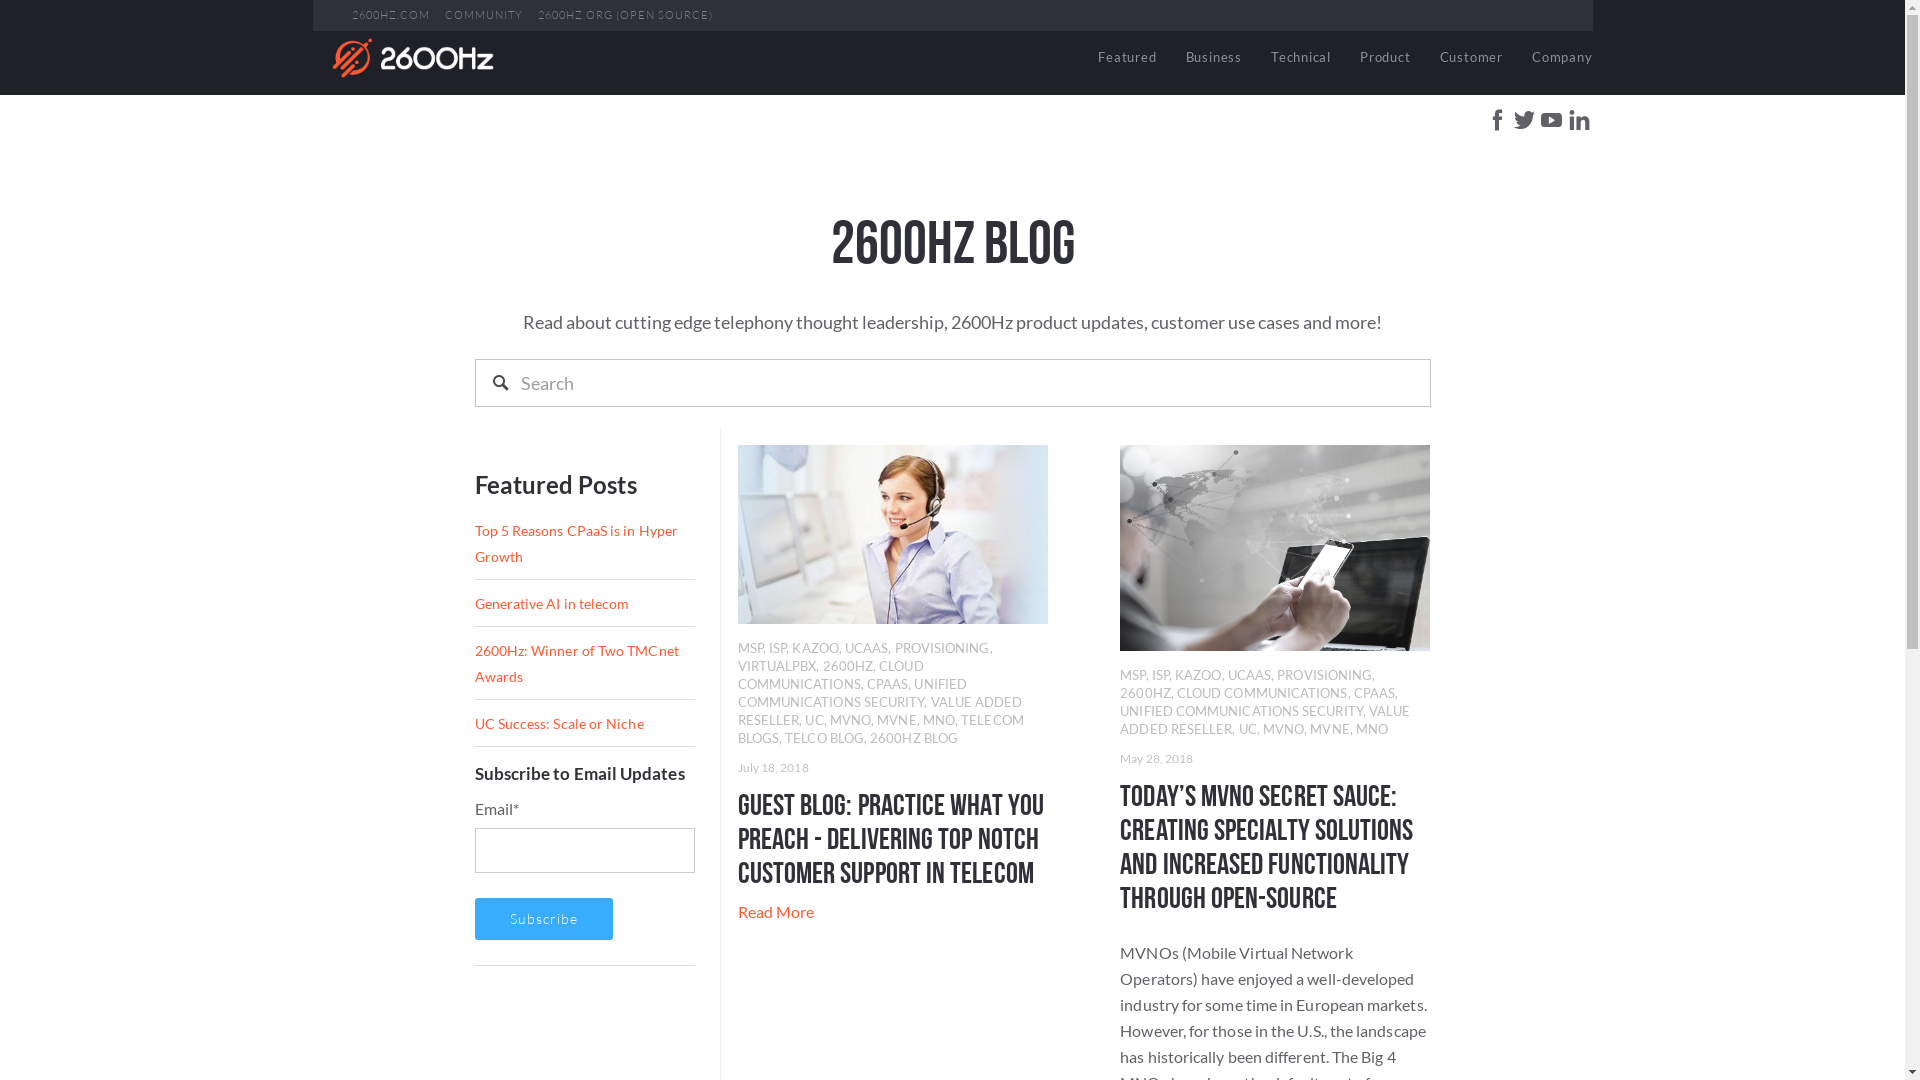 The height and width of the screenshot is (1080, 1920). What do you see at coordinates (558, 723) in the screenshot?
I see `'UC Success: Scale or Niche'` at bounding box center [558, 723].